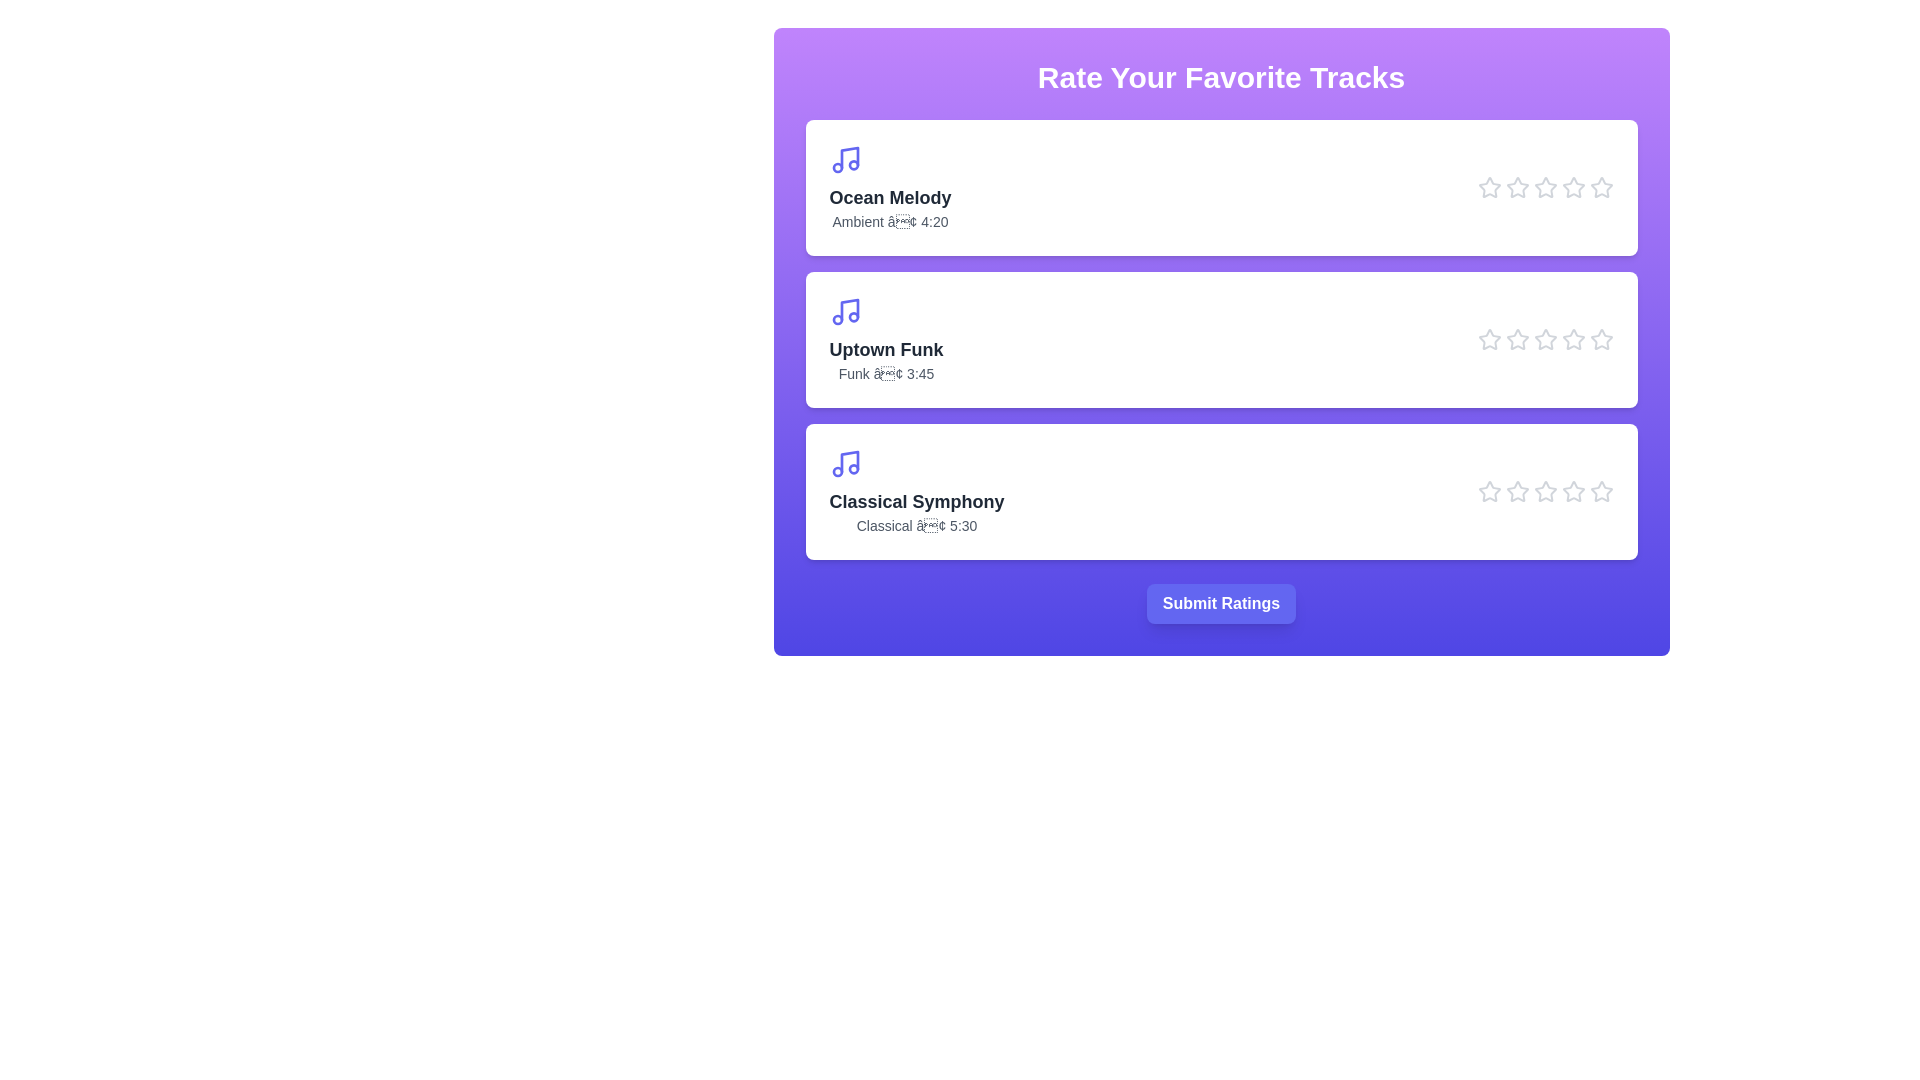 Image resolution: width=1920 pixels, height=1080 pixels. I want to click on the star icon corresponding to Uptown Funk at 1 stars to preview the rating, so click(1489, 338).